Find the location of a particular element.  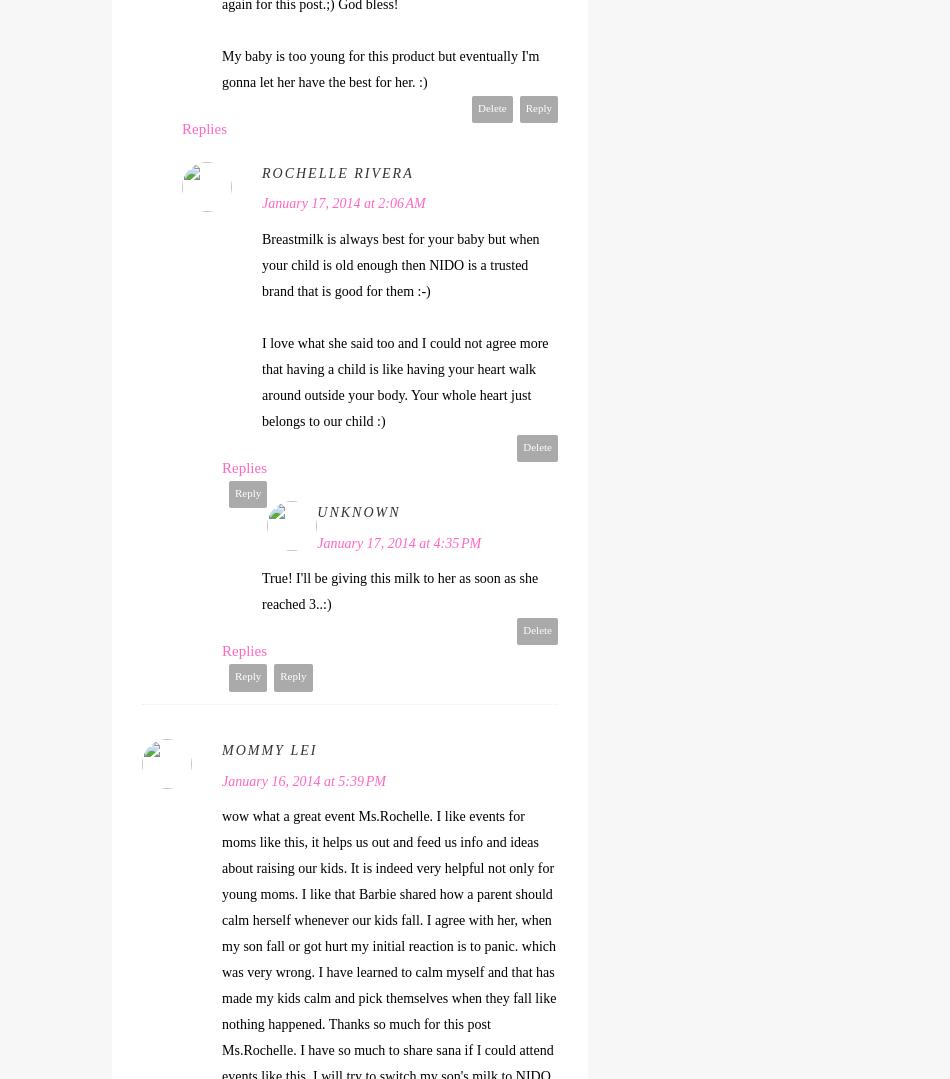

'January 16, 2014 at 5:39 PM' is located at coordinates (302, 780).